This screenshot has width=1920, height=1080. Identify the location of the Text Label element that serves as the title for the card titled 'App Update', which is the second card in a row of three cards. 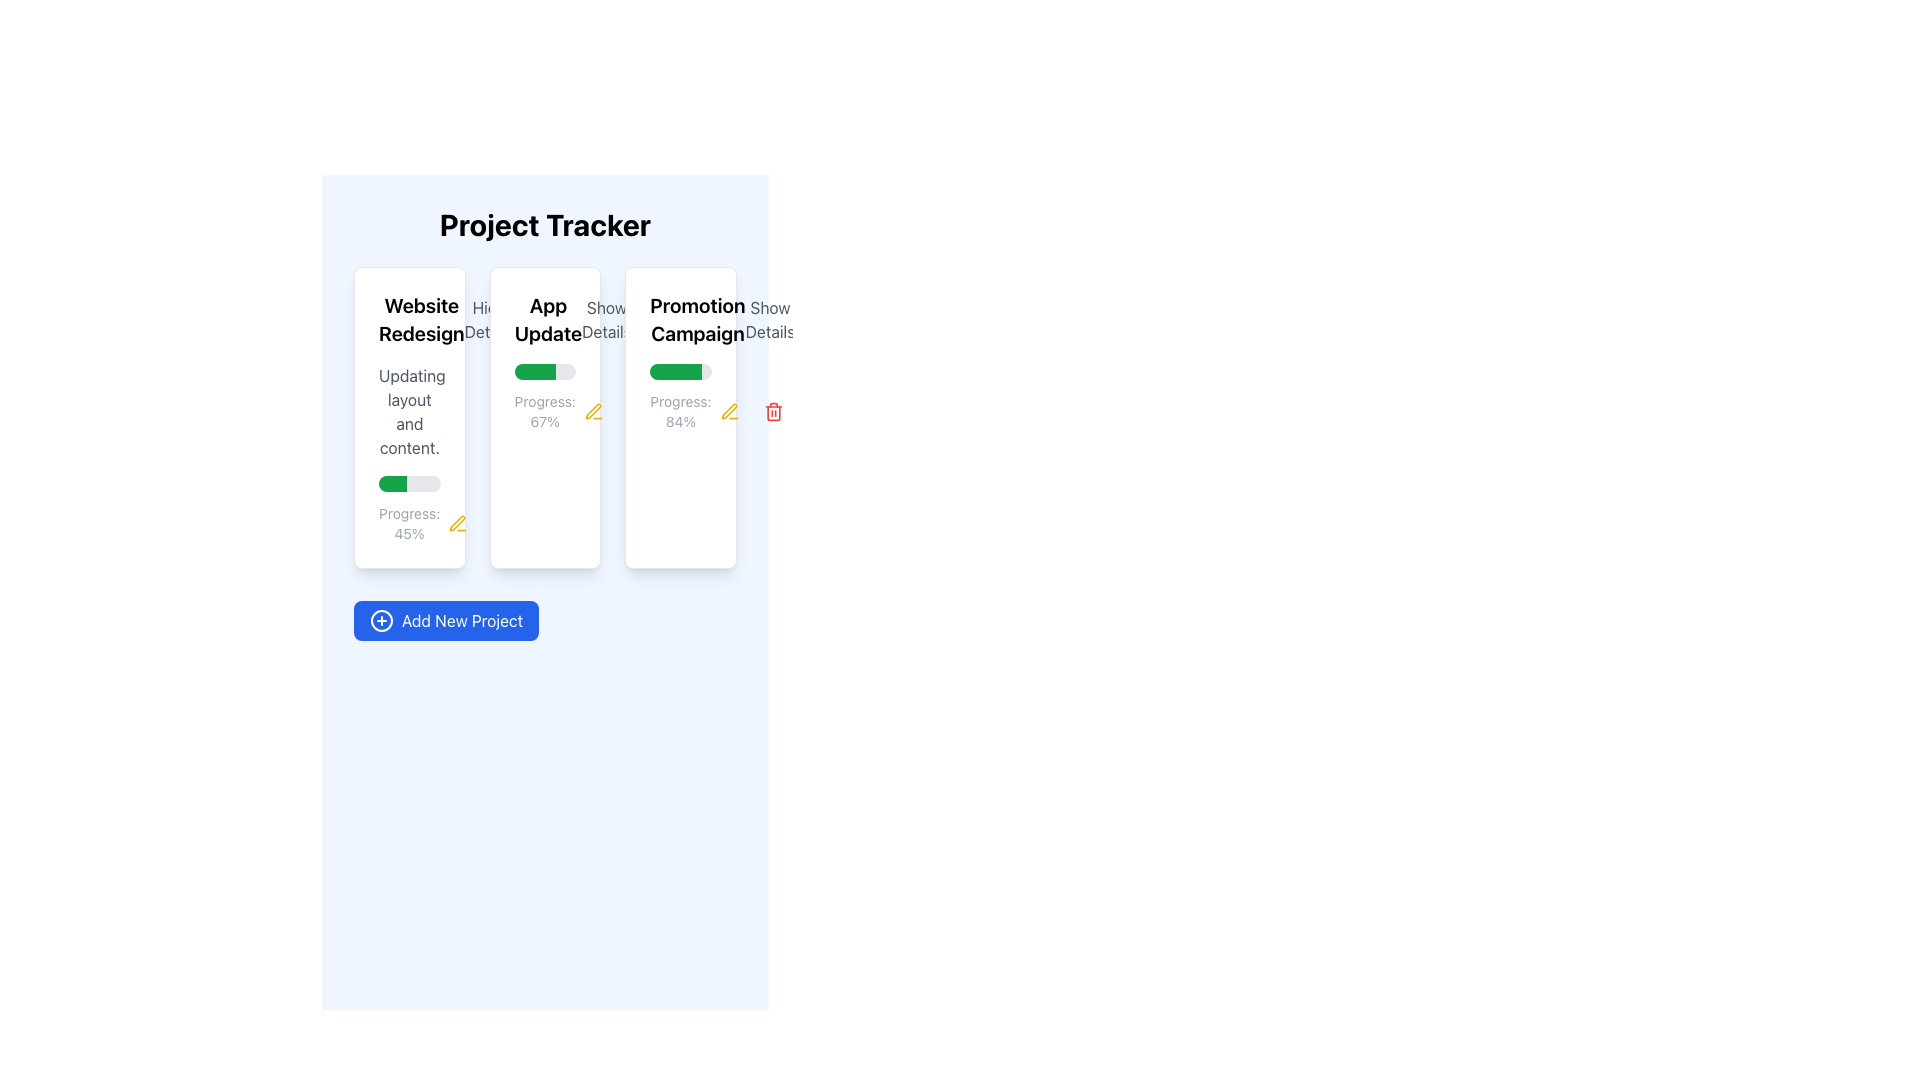
(545, 319).